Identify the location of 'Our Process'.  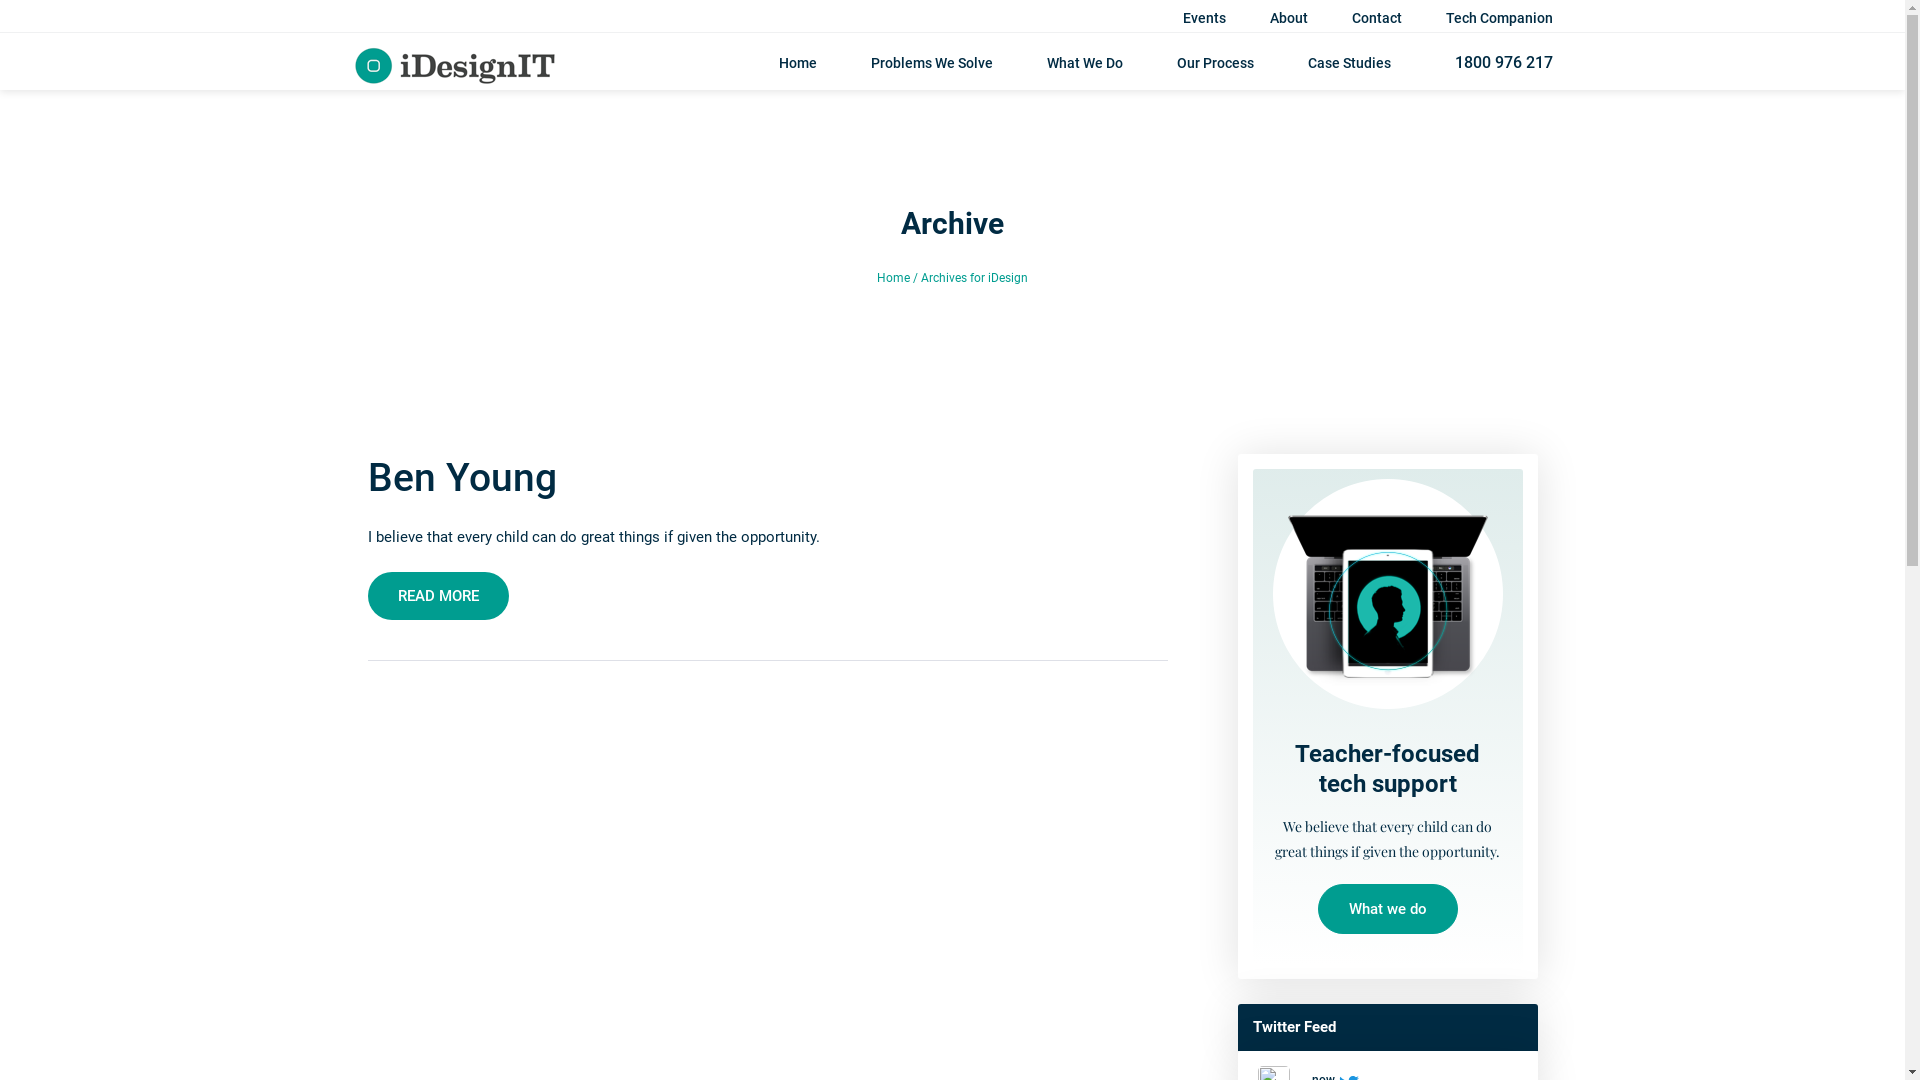
(1213, 69).